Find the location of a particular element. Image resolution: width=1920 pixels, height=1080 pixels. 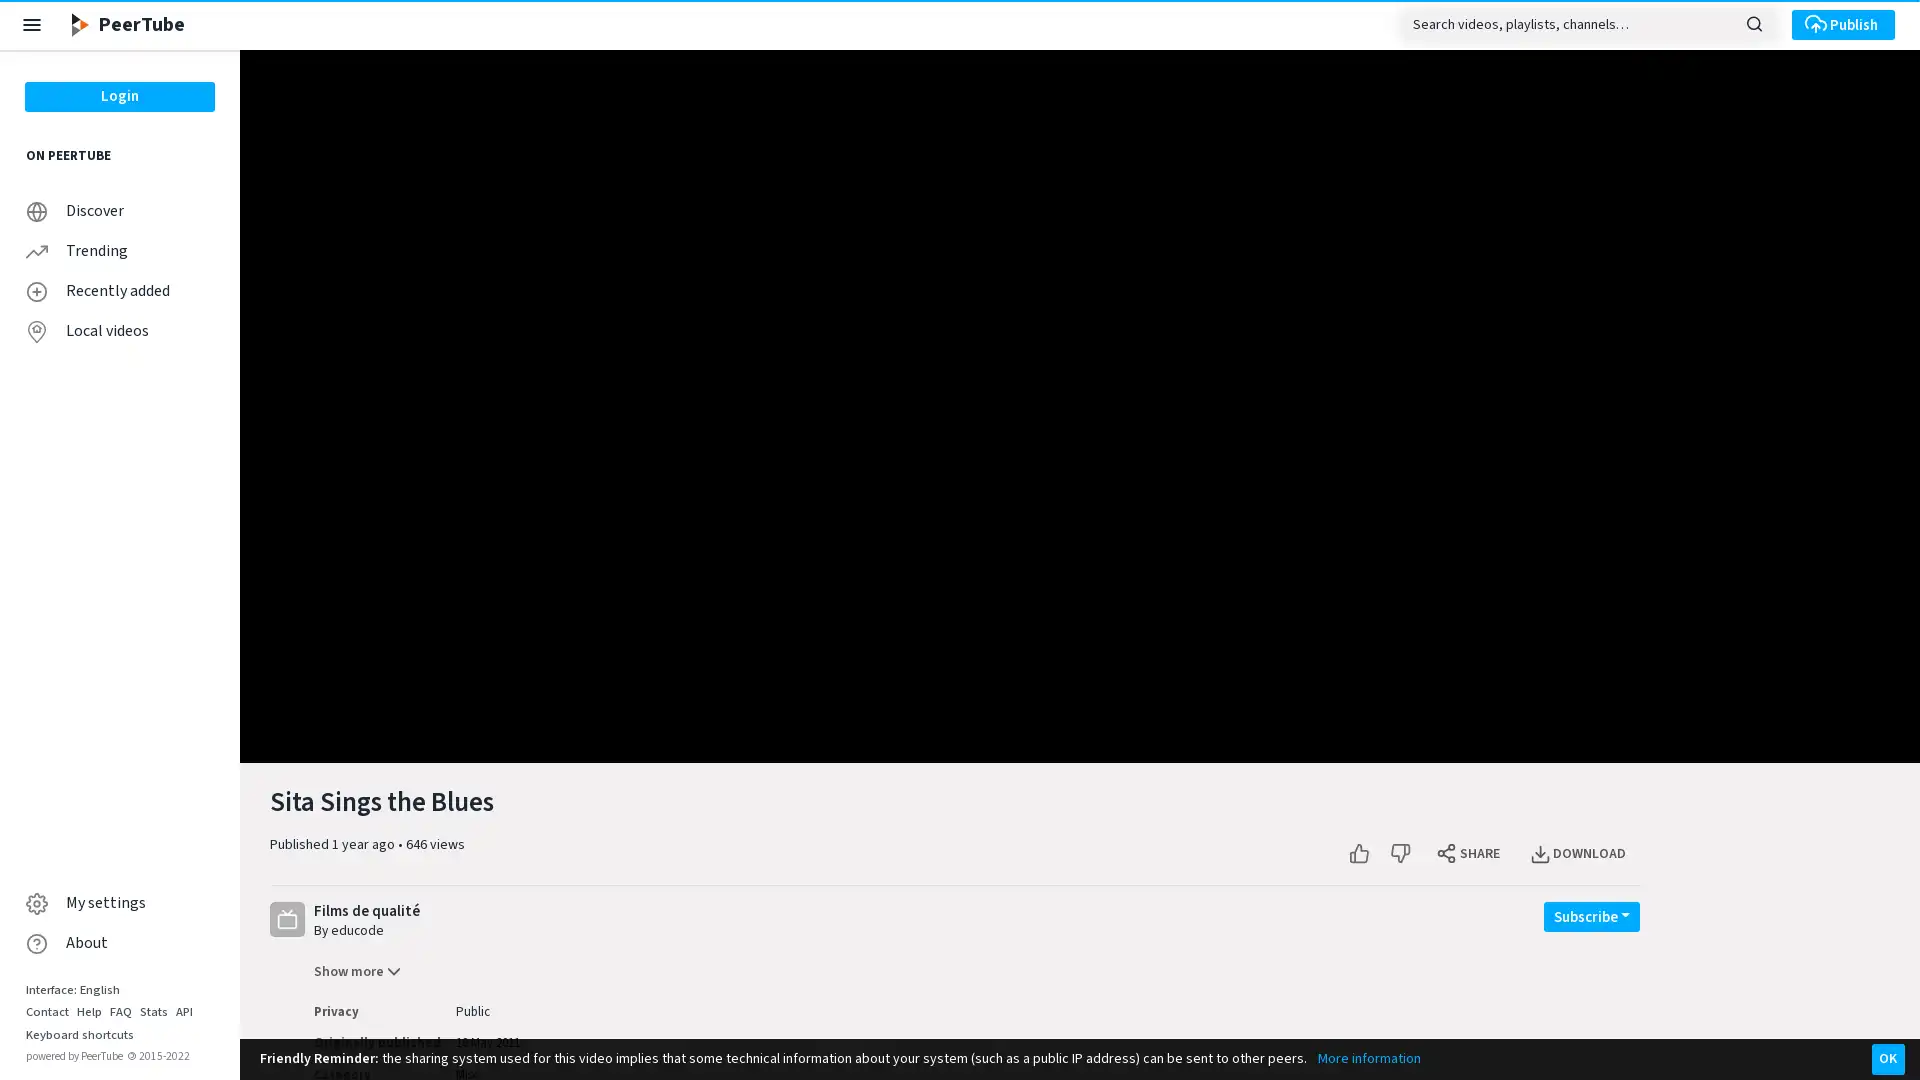

Like this video is located at coordinates (1359, 853).